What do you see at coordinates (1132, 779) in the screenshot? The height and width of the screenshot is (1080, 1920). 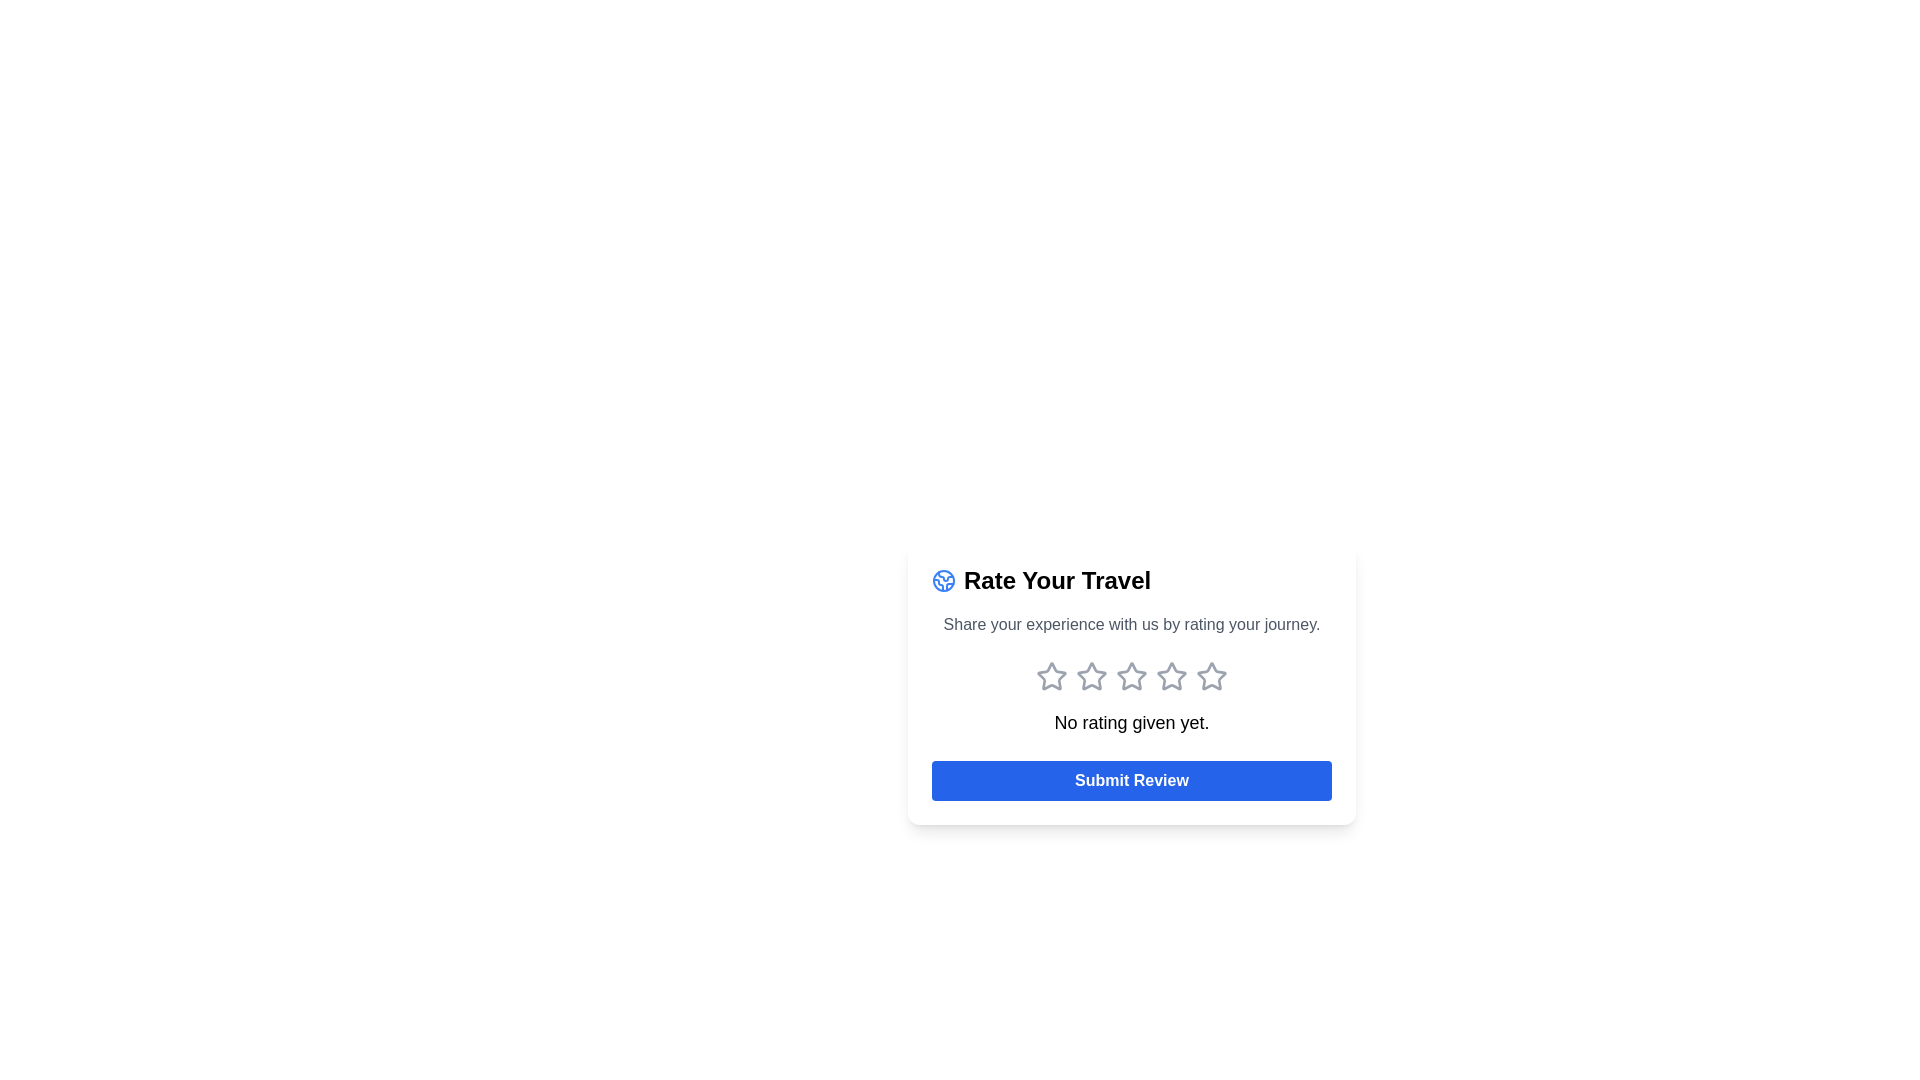 I see `the submit button located at the bottom of the centered card layout` at bounding box center [1132, 779].